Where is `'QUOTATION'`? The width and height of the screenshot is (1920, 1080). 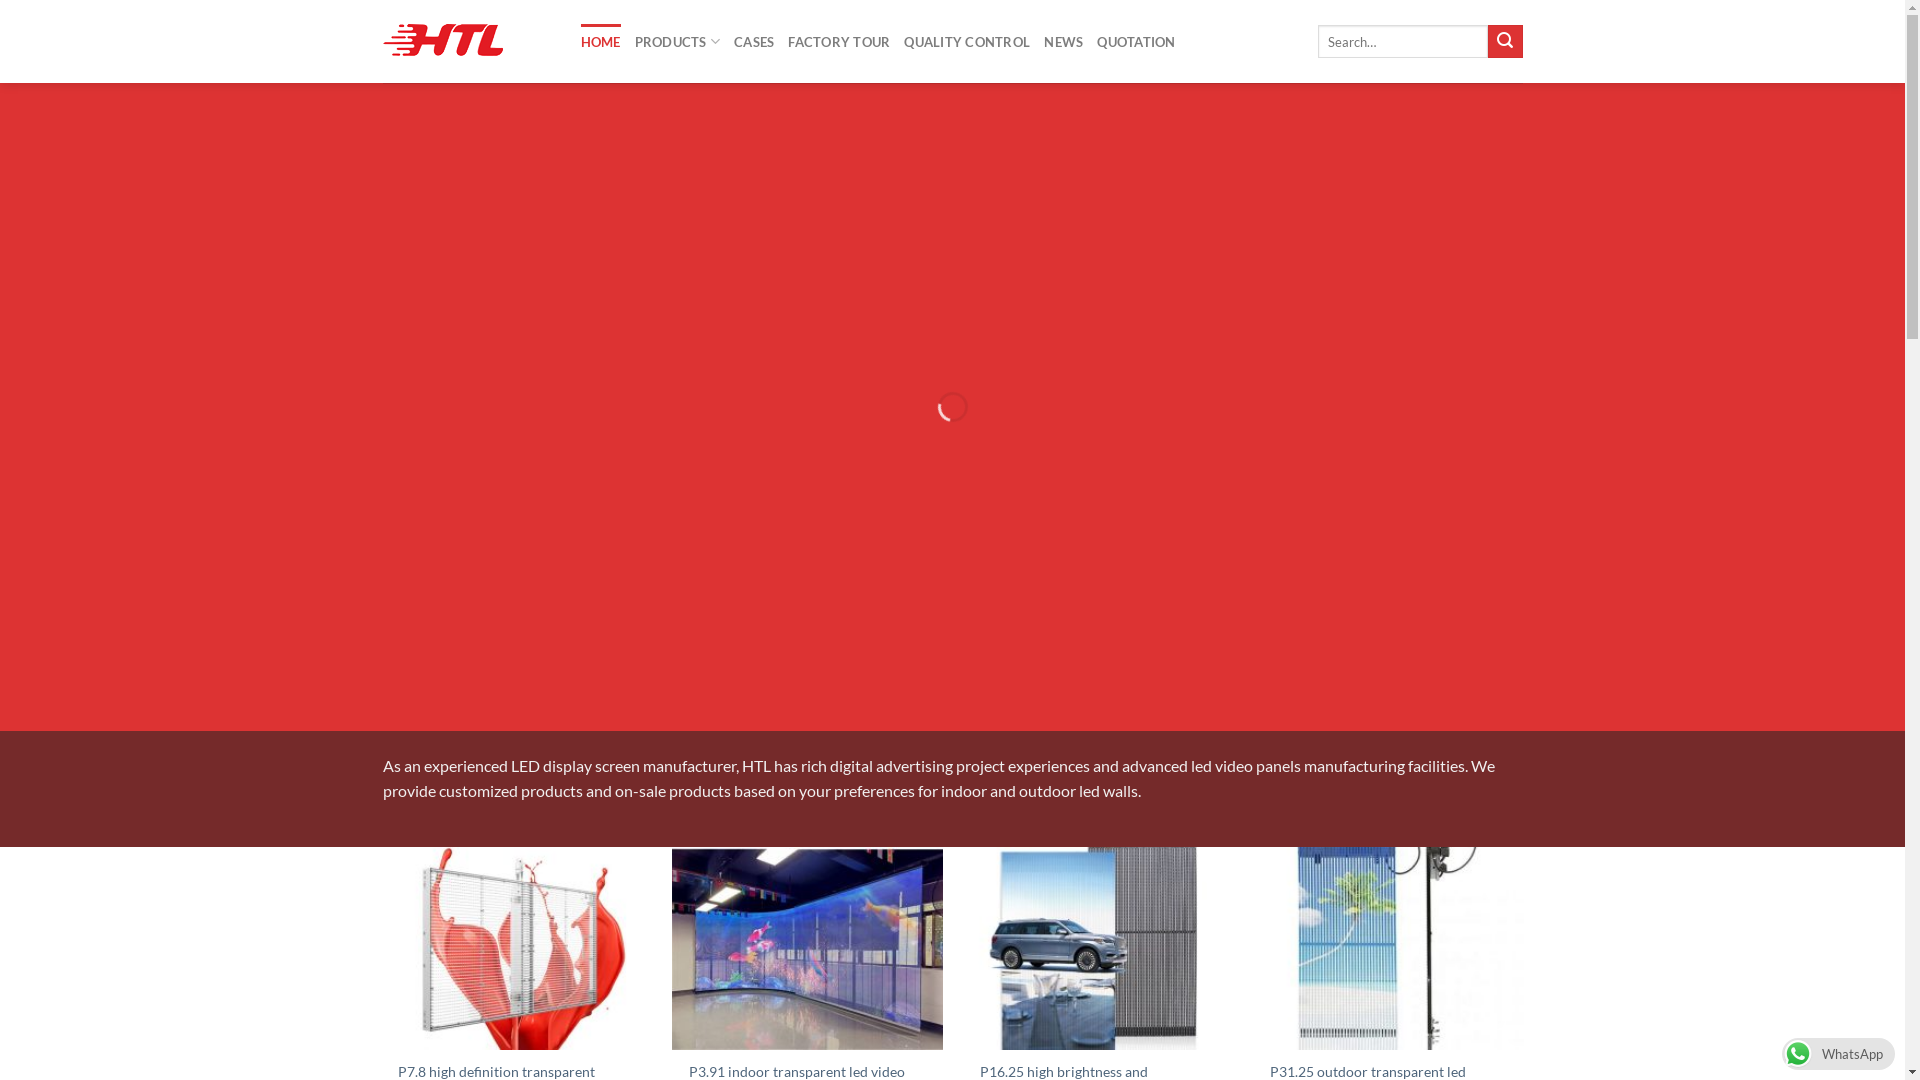
'QUOTATION' is located at coordinates (1136, 42).